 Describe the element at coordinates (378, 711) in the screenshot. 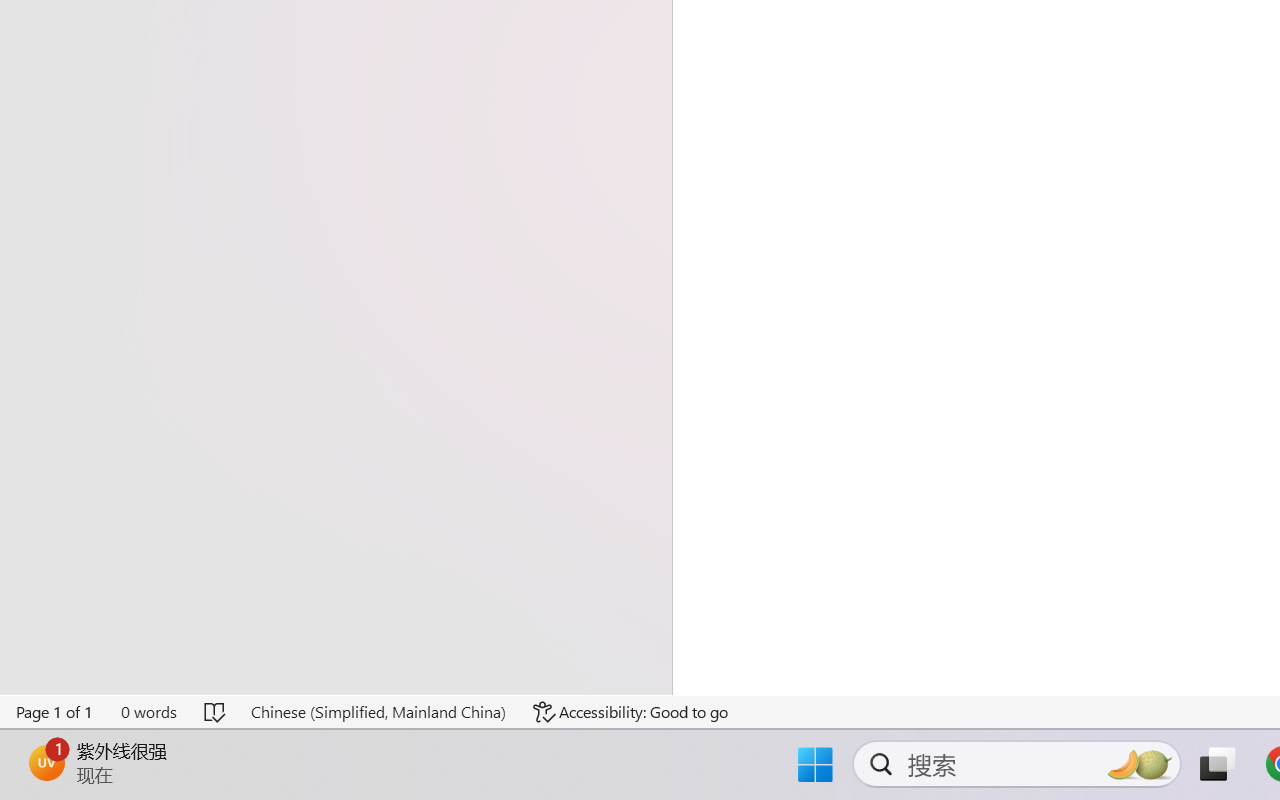

I see `'Language Chinese (Simplified, Mainland China)'` at that location.